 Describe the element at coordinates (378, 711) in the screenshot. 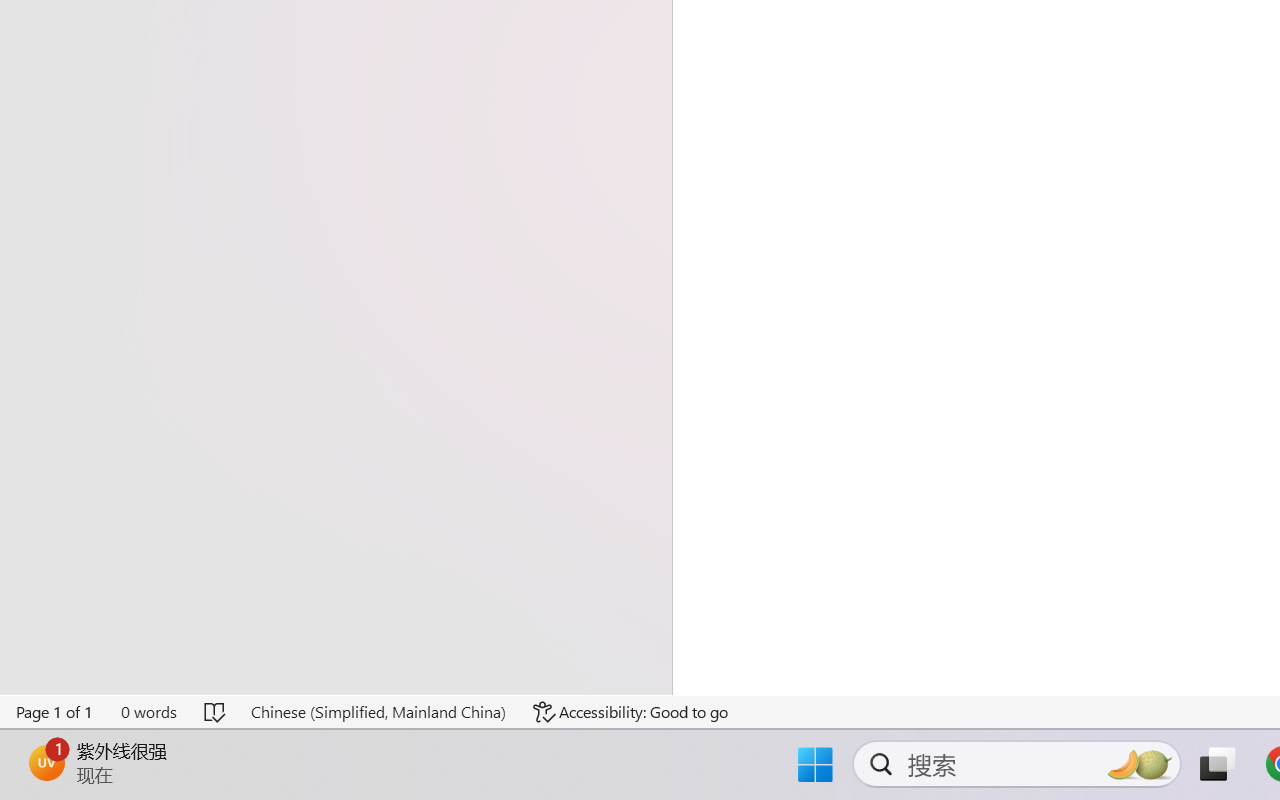

I see `'Language Chinese (Simplified, Mainland China)'` at that location.